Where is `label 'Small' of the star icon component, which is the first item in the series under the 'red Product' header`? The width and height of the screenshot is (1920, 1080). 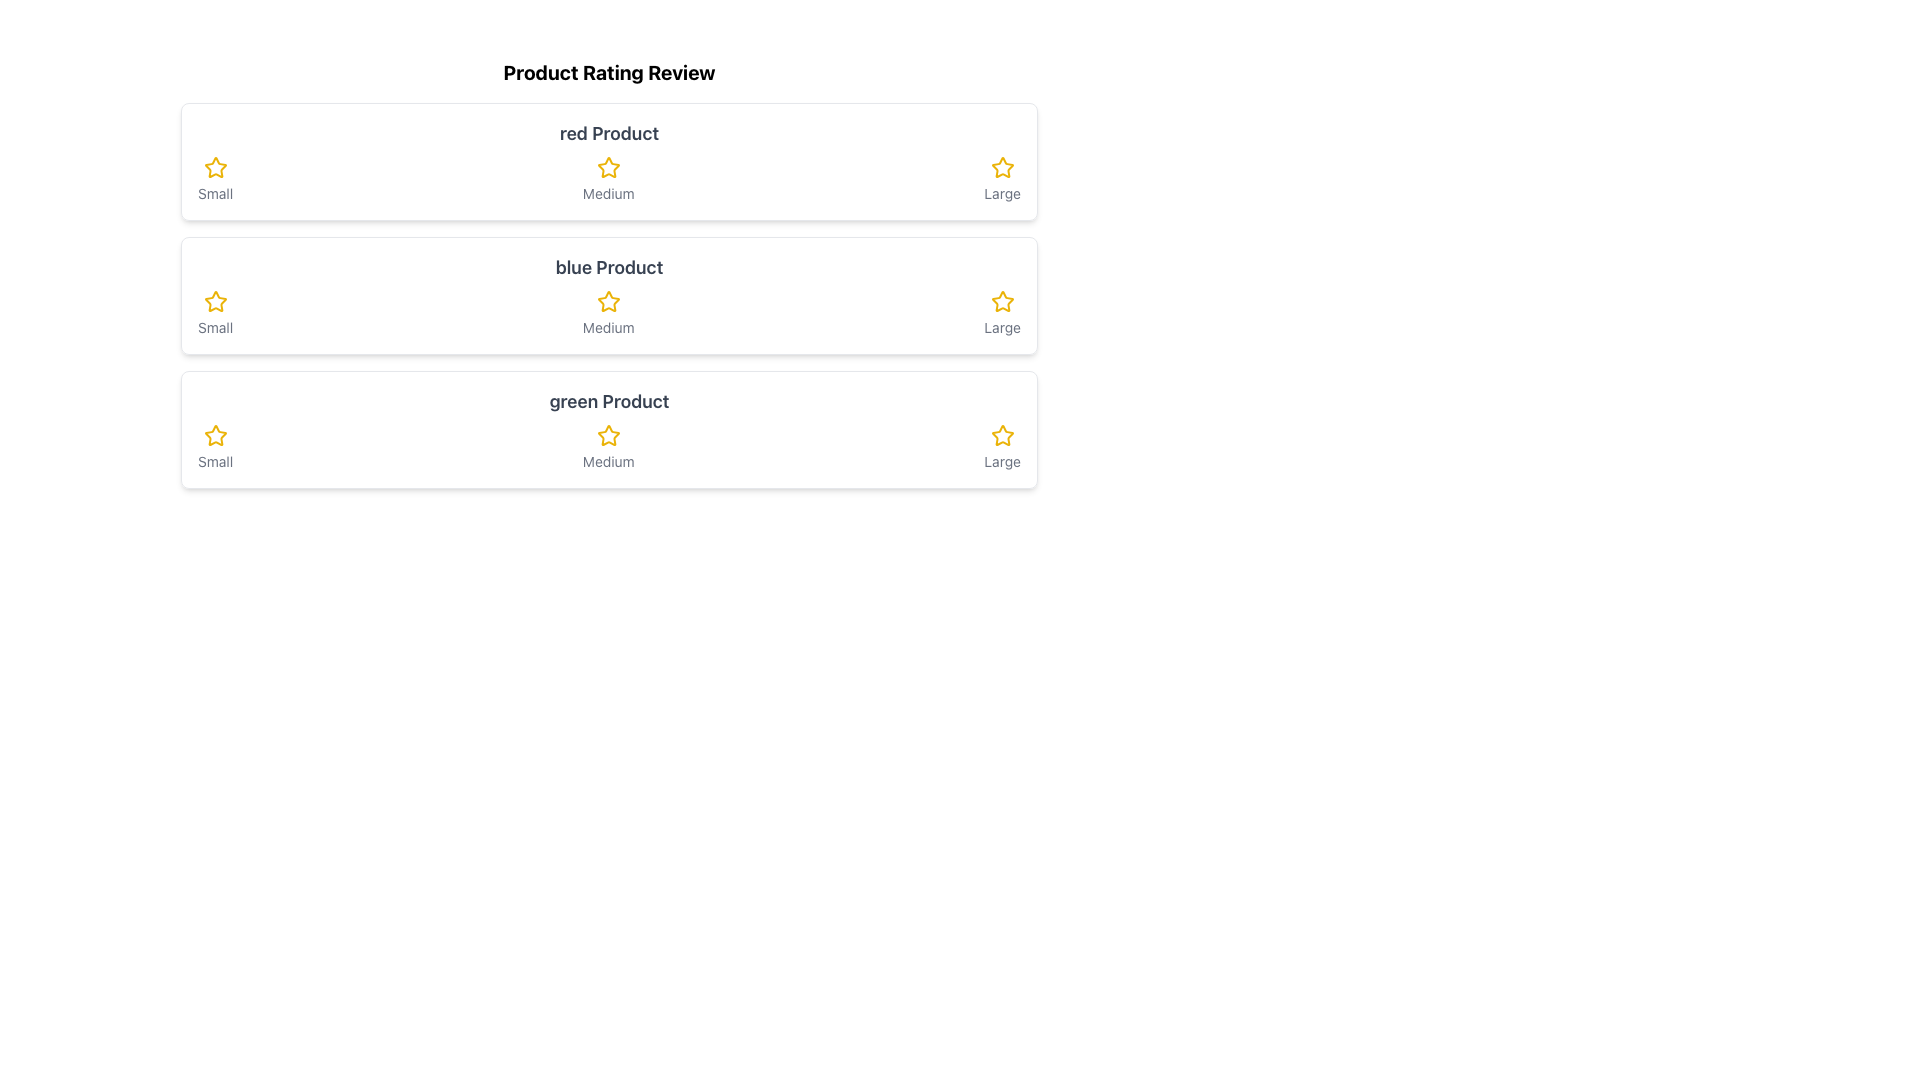 label 'Small' of the star icon component, which is the first item in the series under the 'red Product' header is located at coordinates (215, 180).